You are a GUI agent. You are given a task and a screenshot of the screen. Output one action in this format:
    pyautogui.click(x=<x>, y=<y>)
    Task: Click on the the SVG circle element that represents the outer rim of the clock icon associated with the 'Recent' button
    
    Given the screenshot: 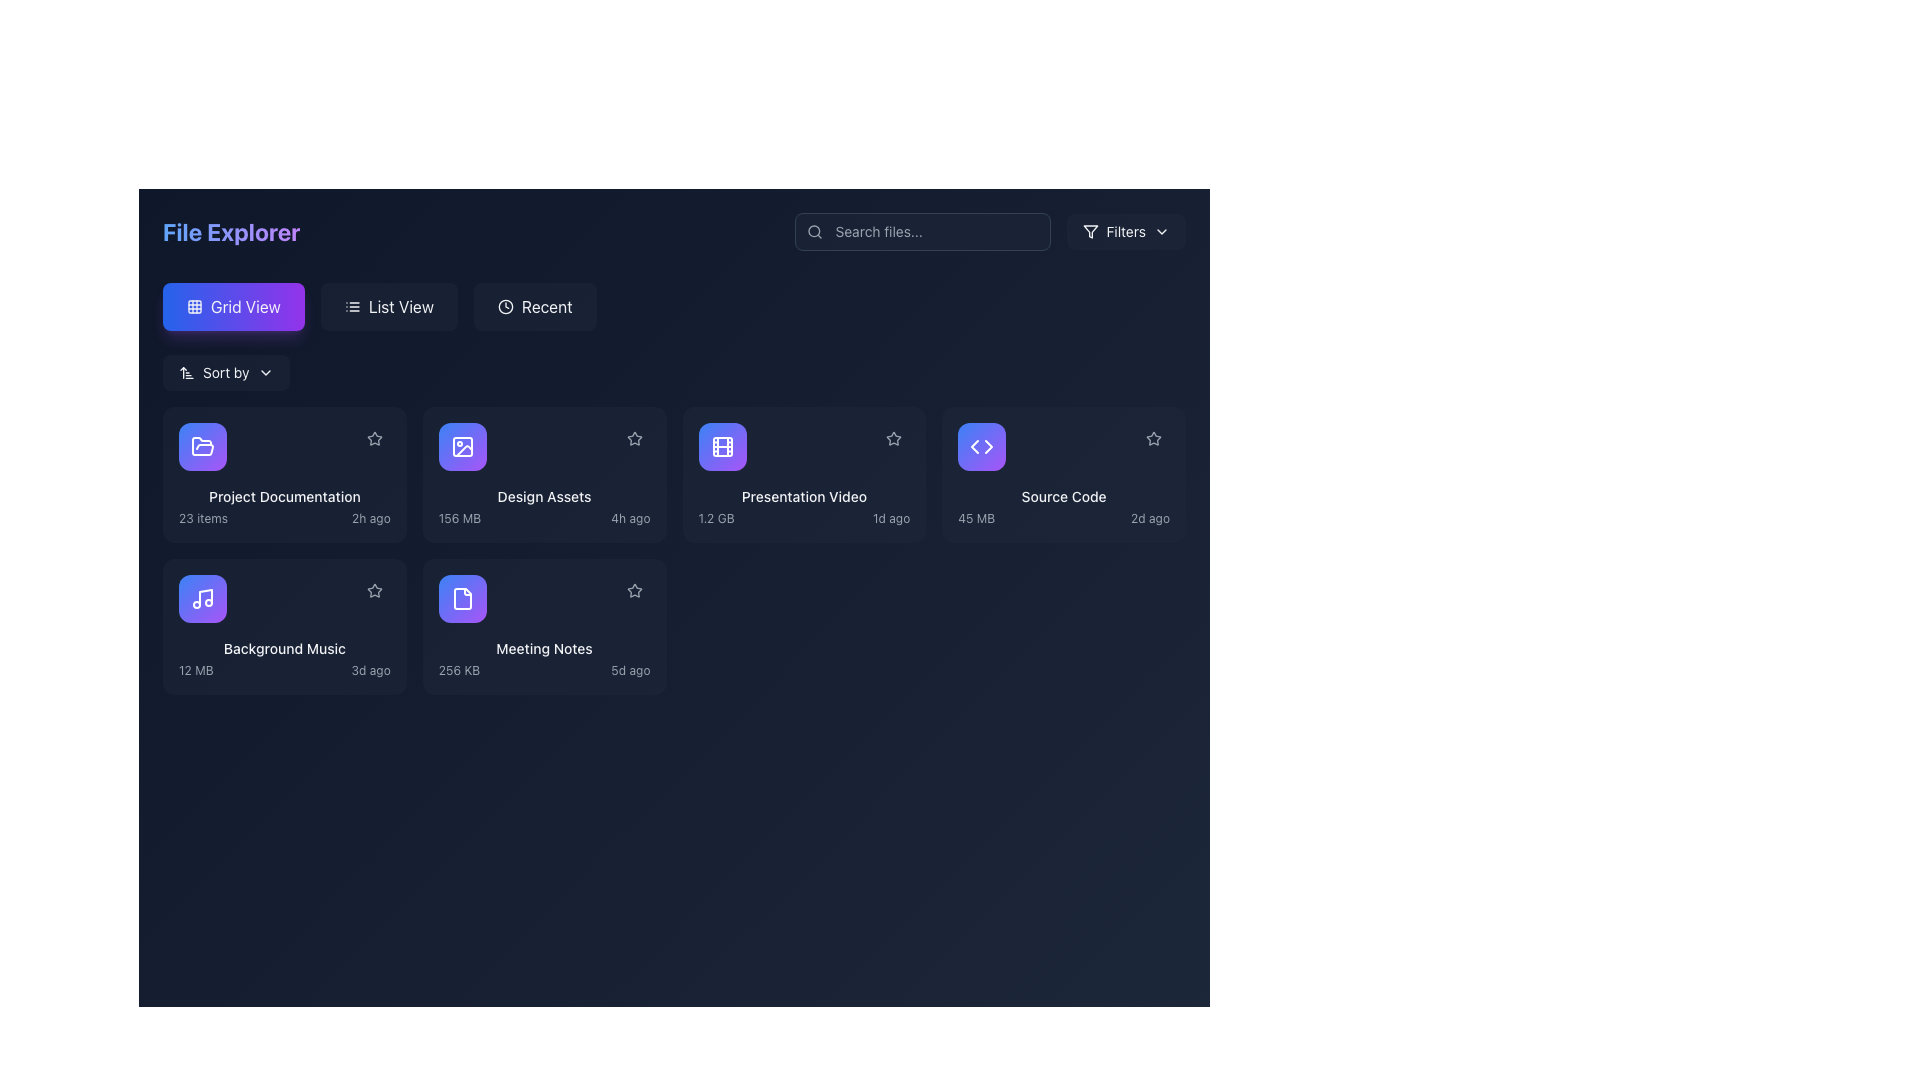 What is the action you would take?
    pyautogui.click(x=505, y=307)
    